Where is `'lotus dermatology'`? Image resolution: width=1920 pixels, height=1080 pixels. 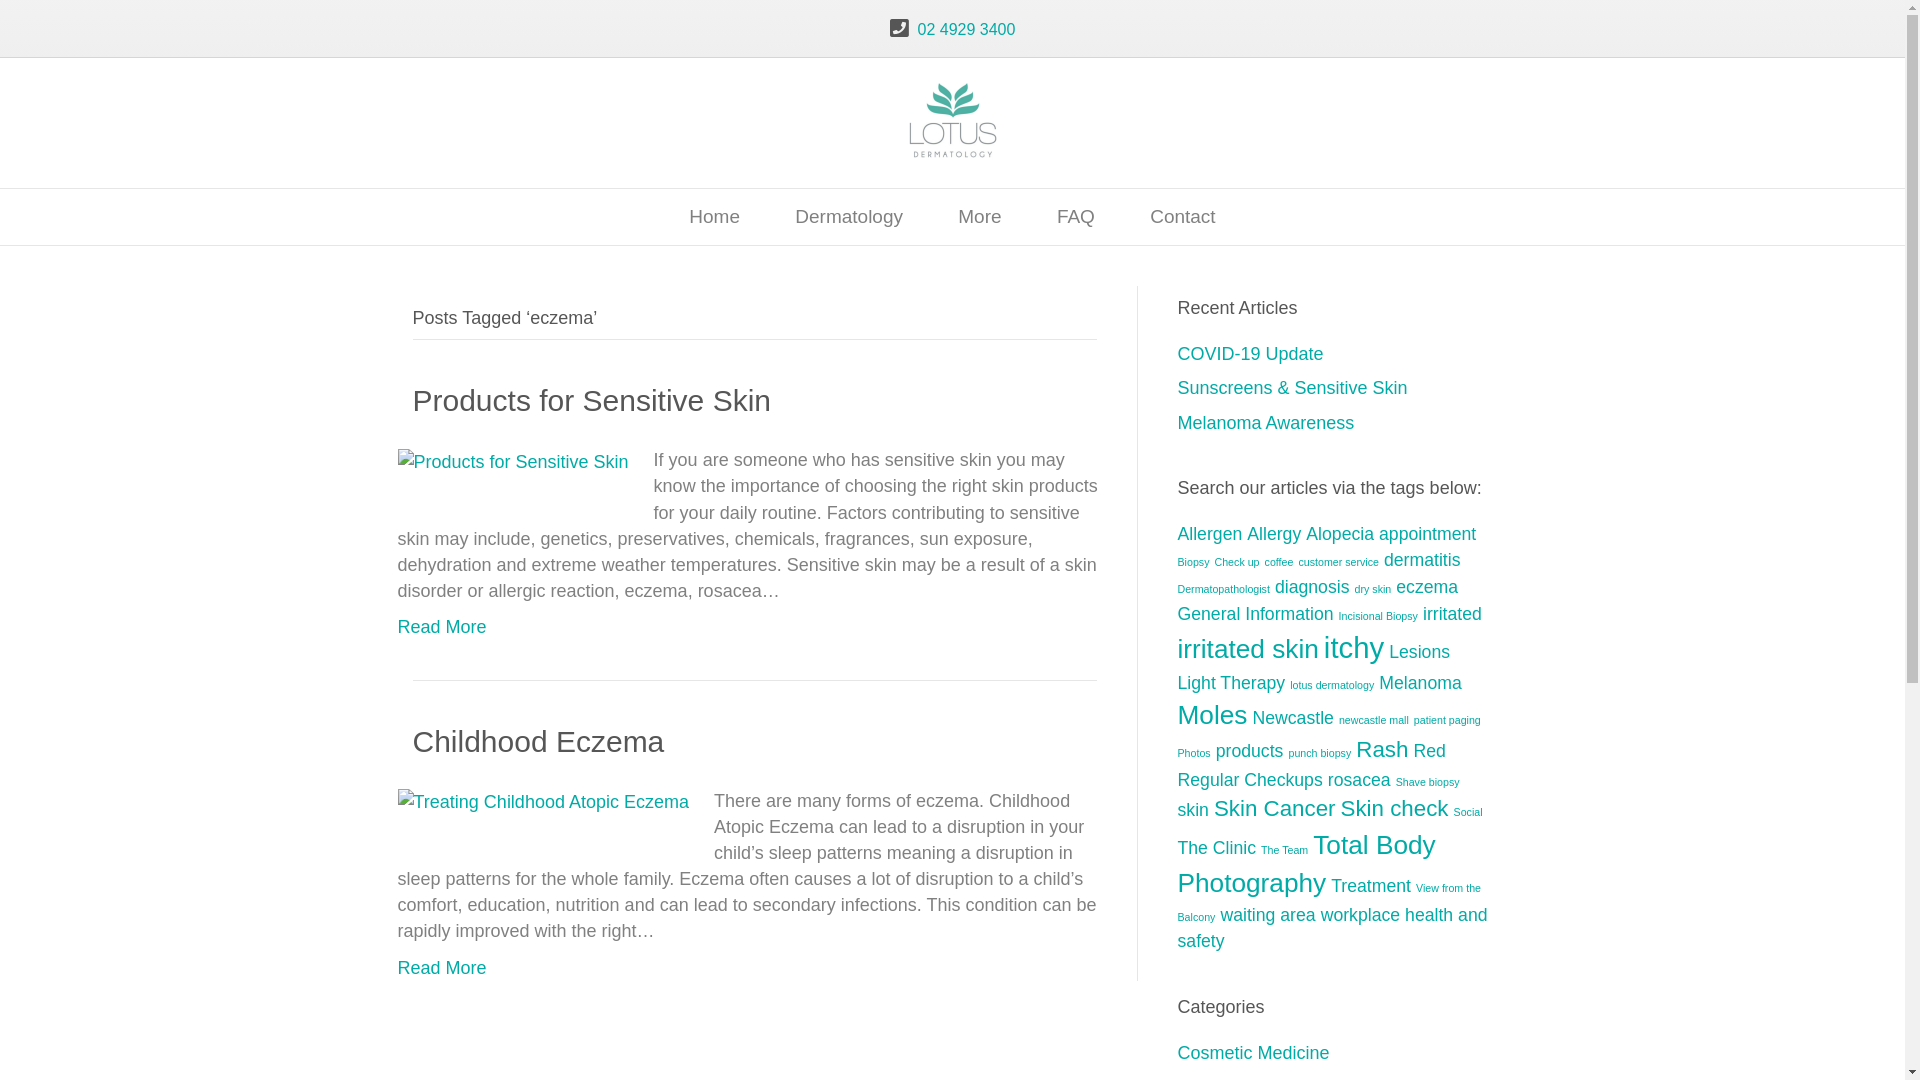 'lotus dermatology' is located at coordinates (1331, 684).